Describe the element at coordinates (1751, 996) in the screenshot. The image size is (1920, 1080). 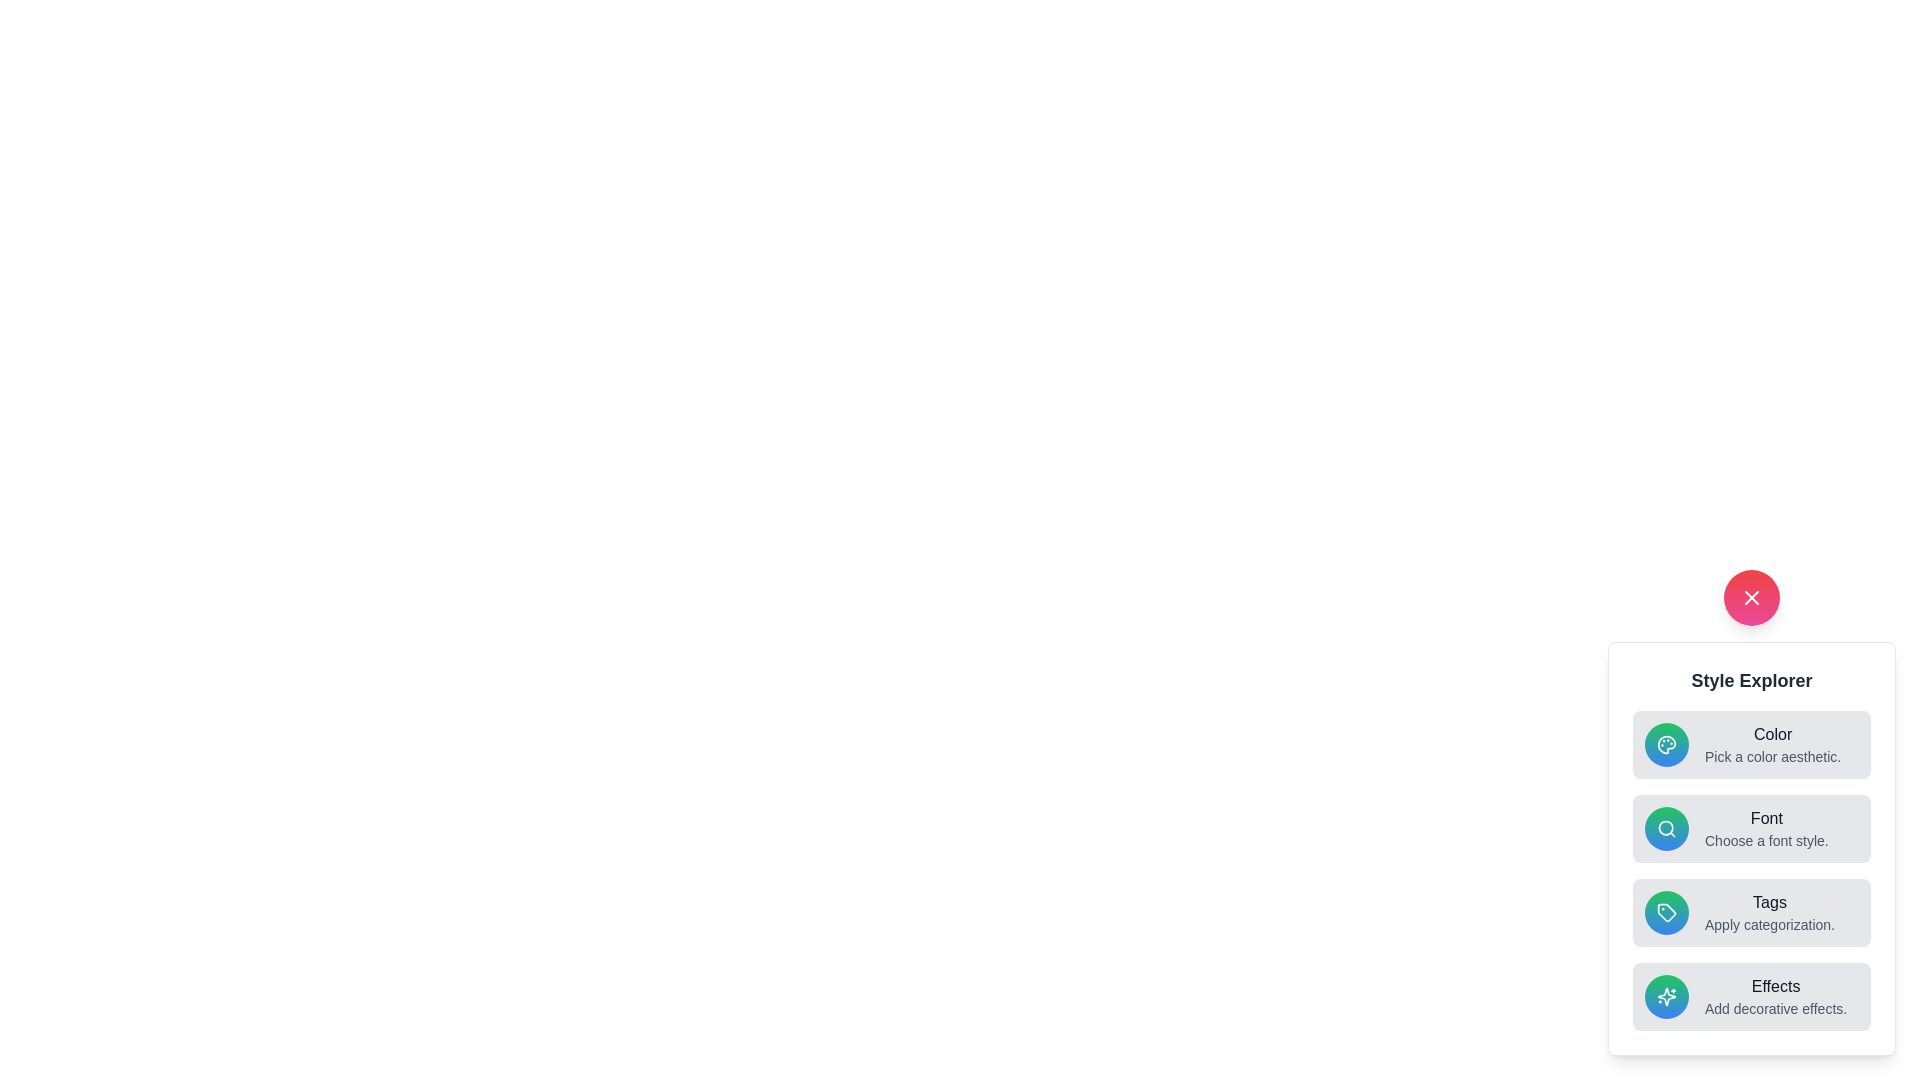
I see `the style option labeled Effects` at that location.